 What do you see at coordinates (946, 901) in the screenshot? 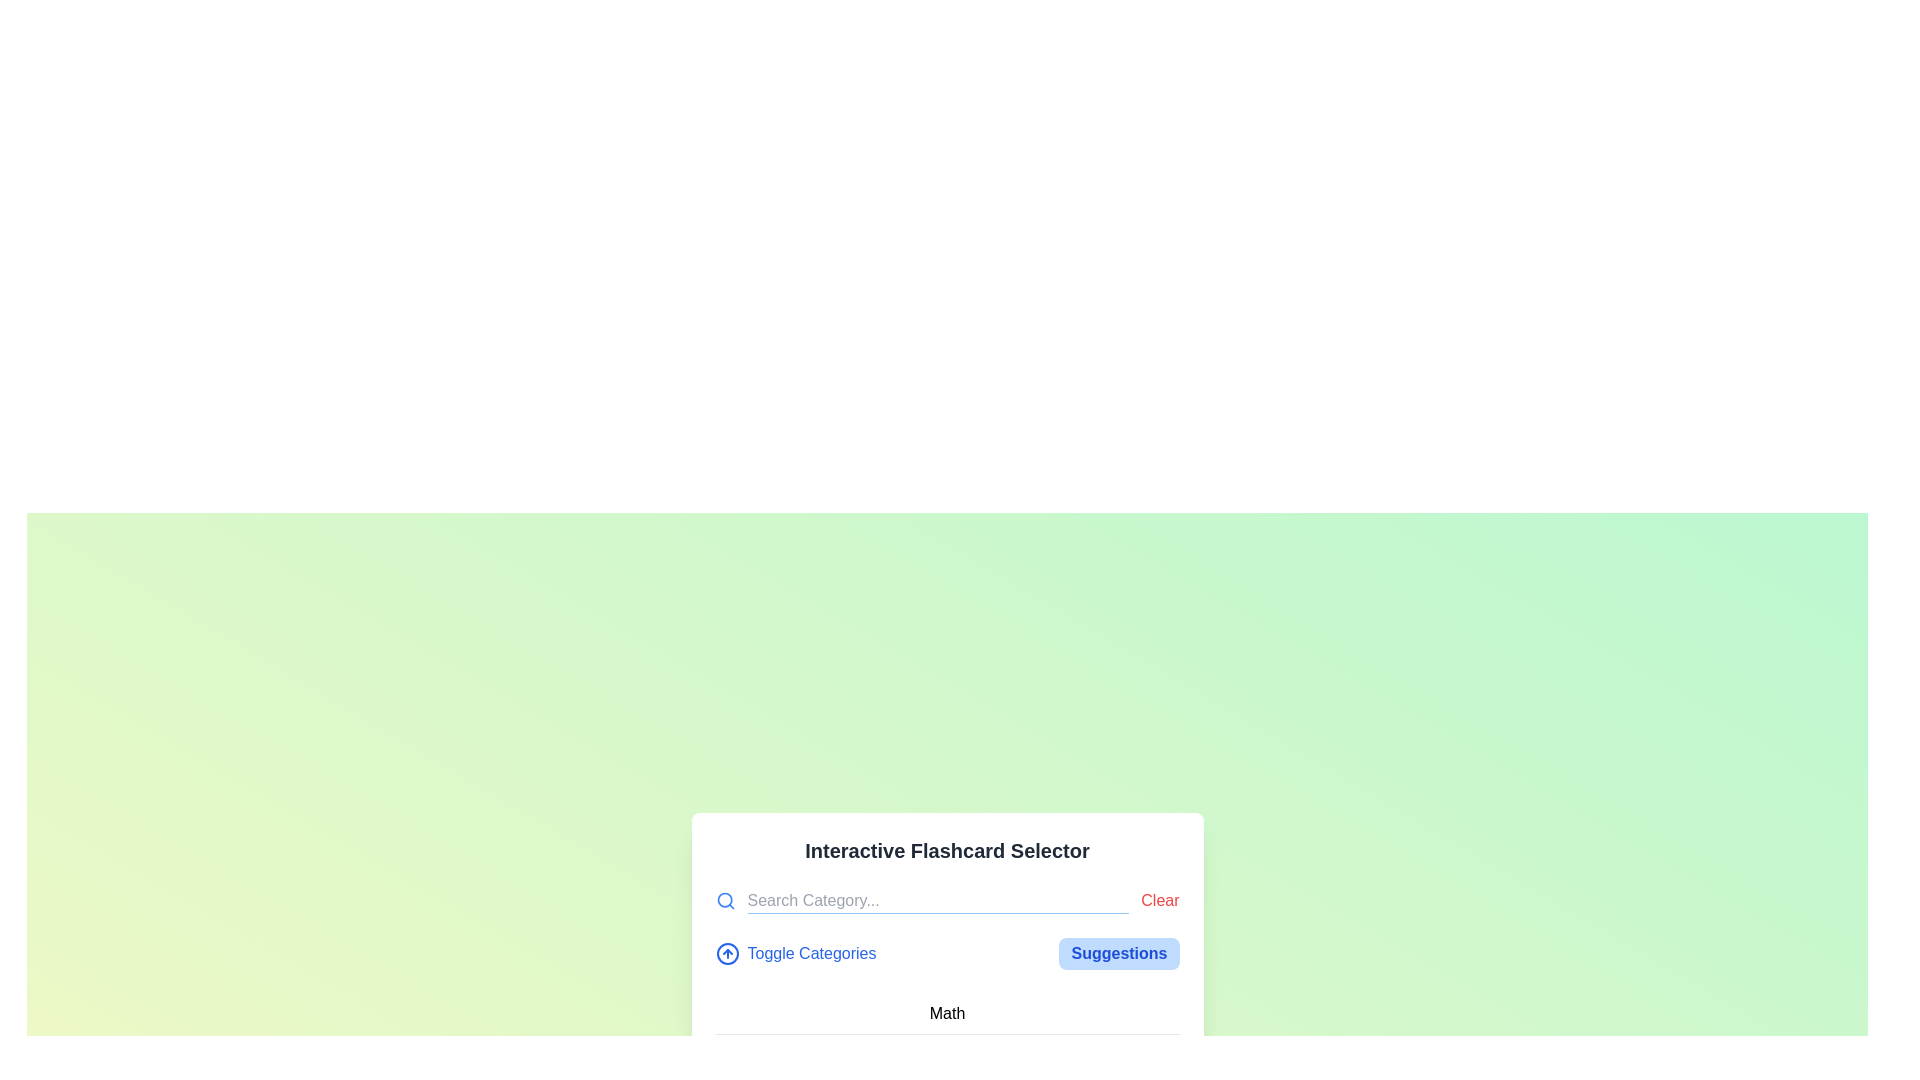
I see `the 'Clear' button, which is a labeled button in red located at the top-right corner of the 'Interactive Flashcard Selector' section` at bounding box center [946, 901].